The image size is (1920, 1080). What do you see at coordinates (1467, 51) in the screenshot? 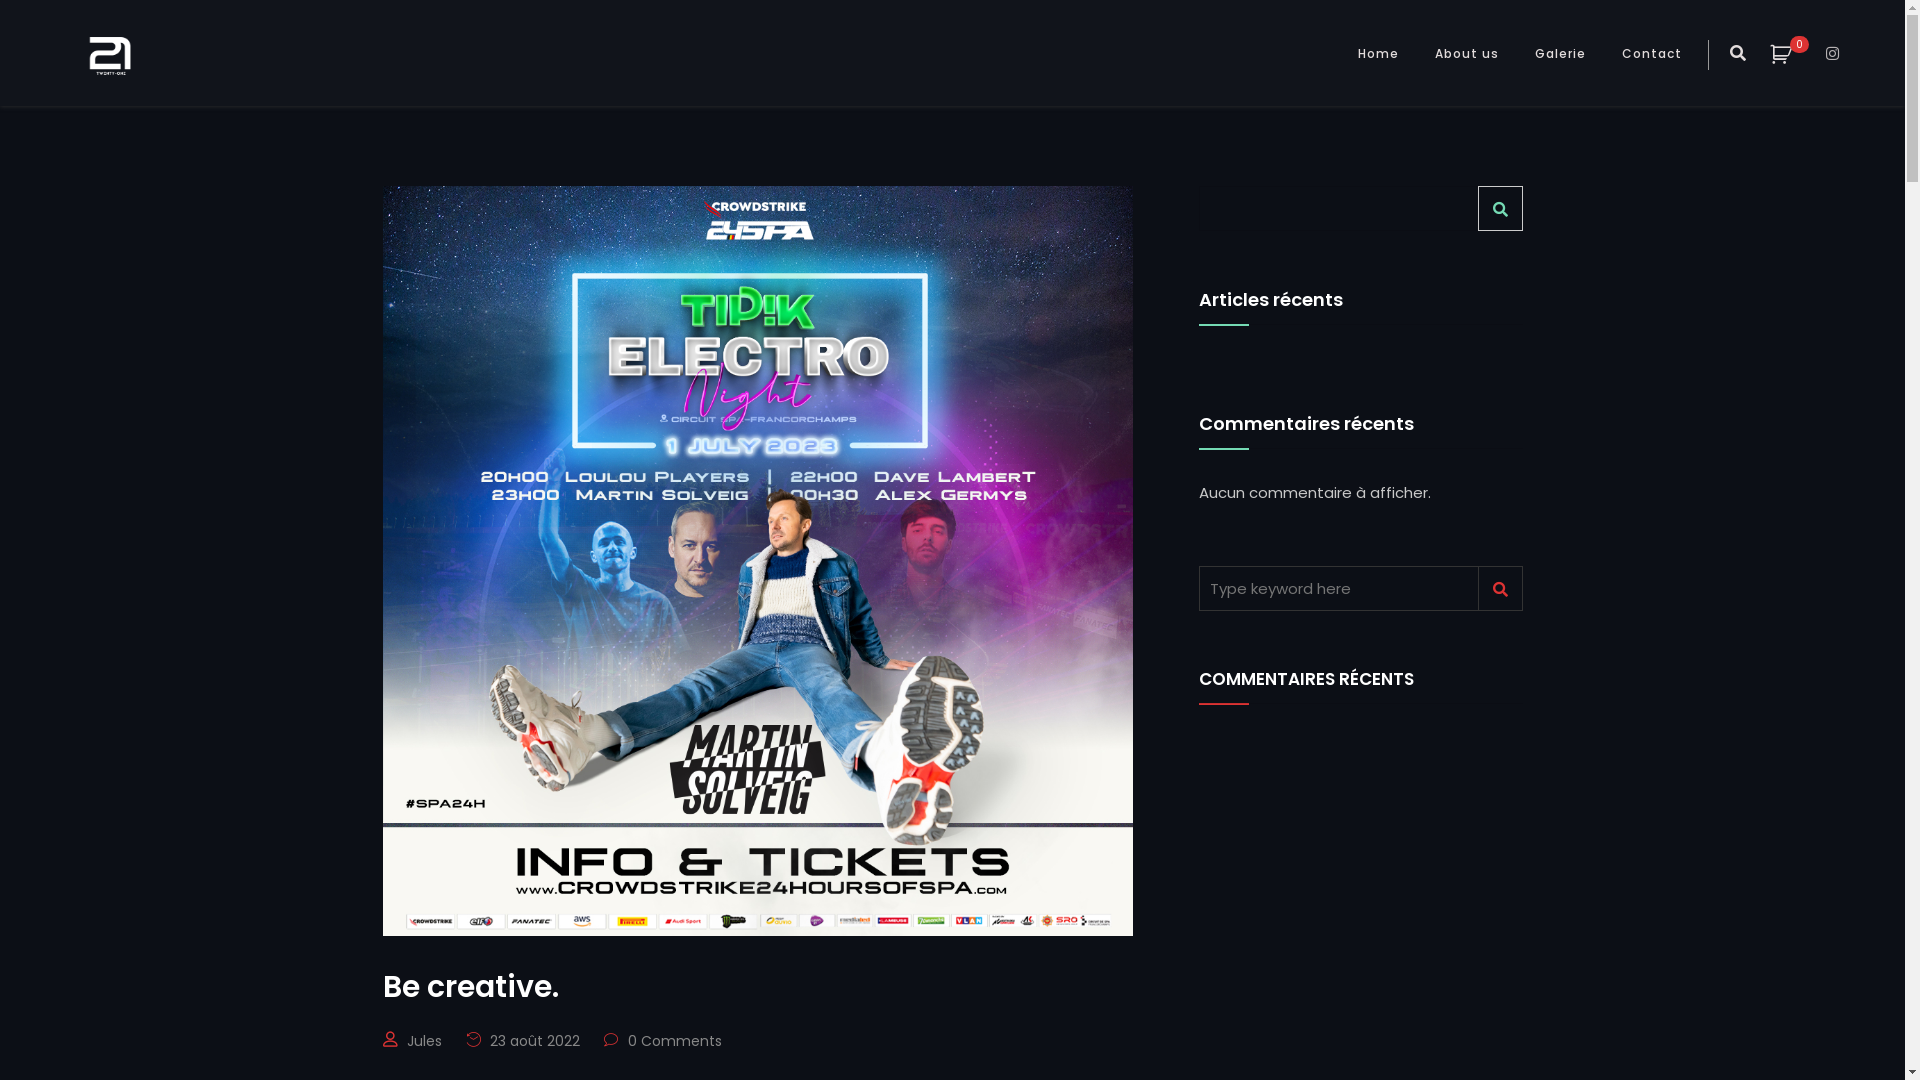
I see `'About us'` at bounding box center [1467, 51].